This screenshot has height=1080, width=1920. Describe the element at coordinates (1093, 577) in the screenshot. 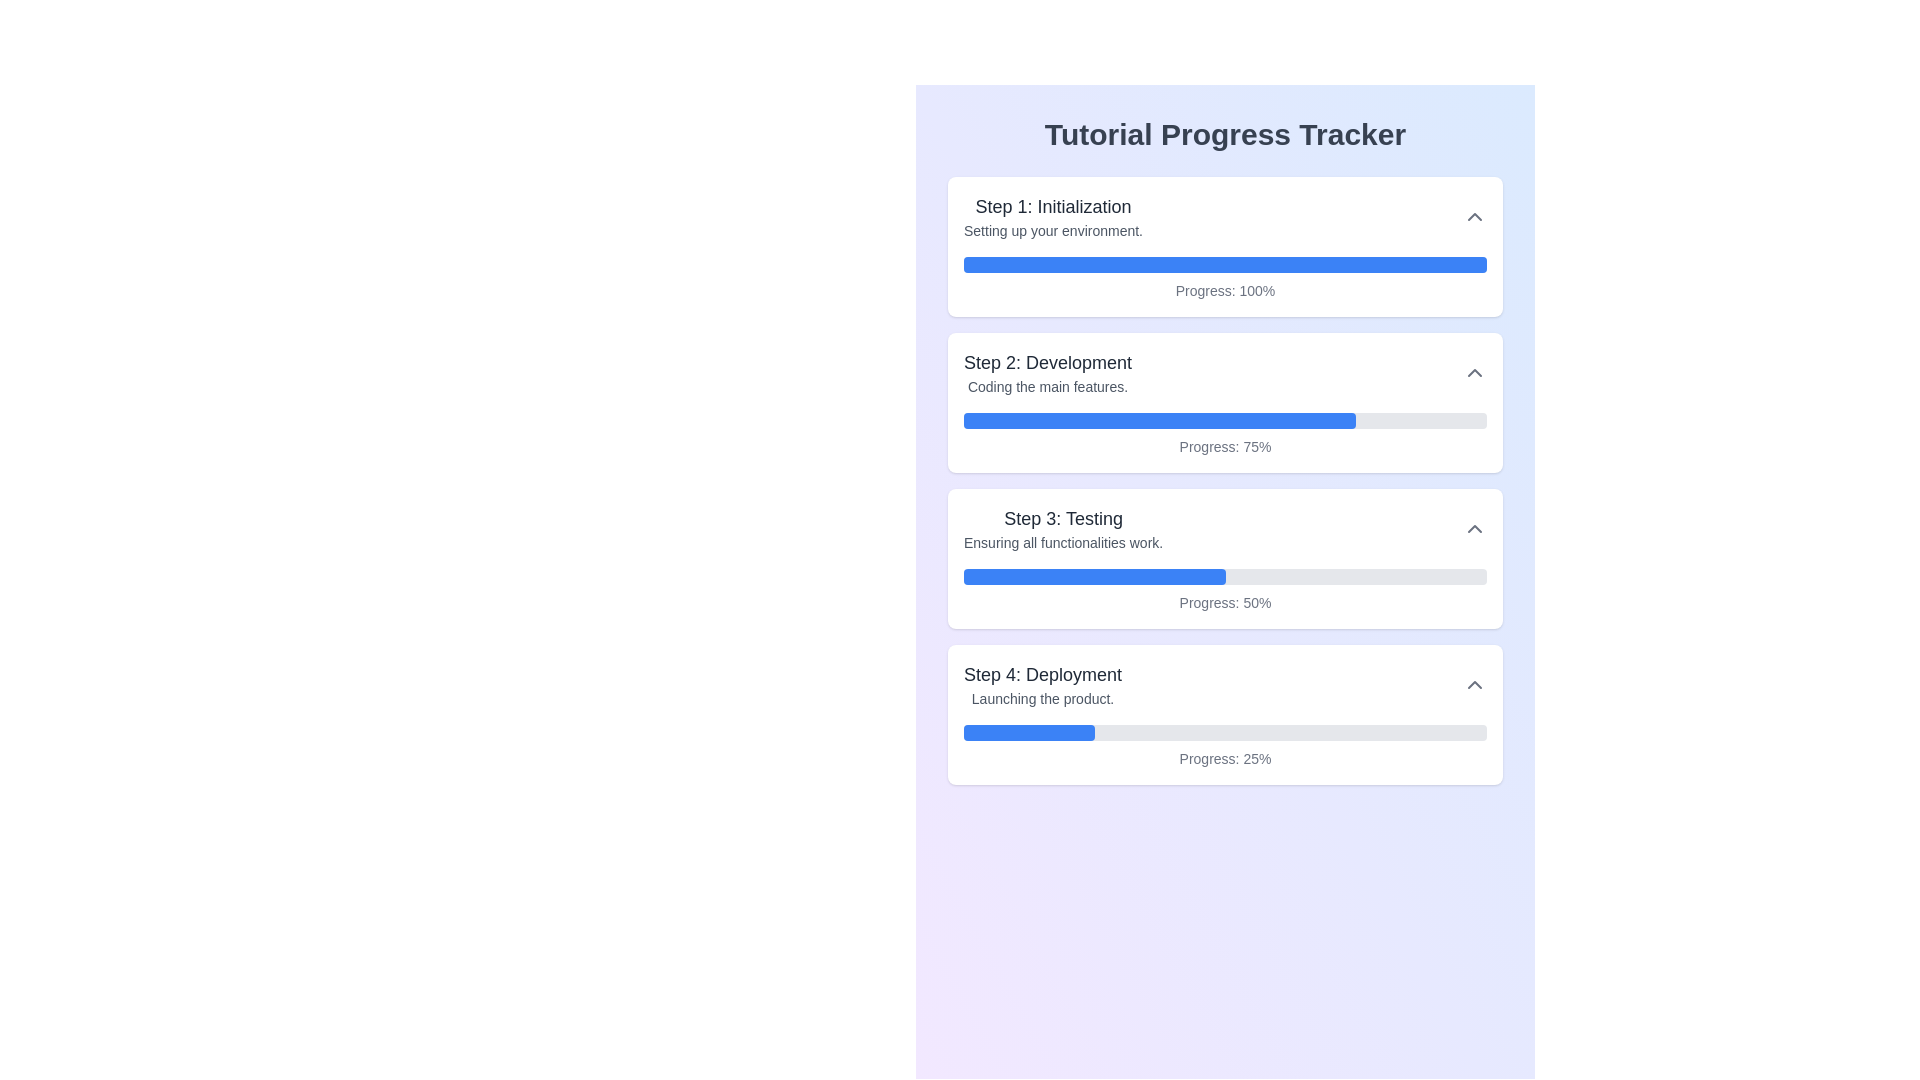

I see `the progress bar segment representing 50% completion in the 'Step 3: Testing' section` at that location.